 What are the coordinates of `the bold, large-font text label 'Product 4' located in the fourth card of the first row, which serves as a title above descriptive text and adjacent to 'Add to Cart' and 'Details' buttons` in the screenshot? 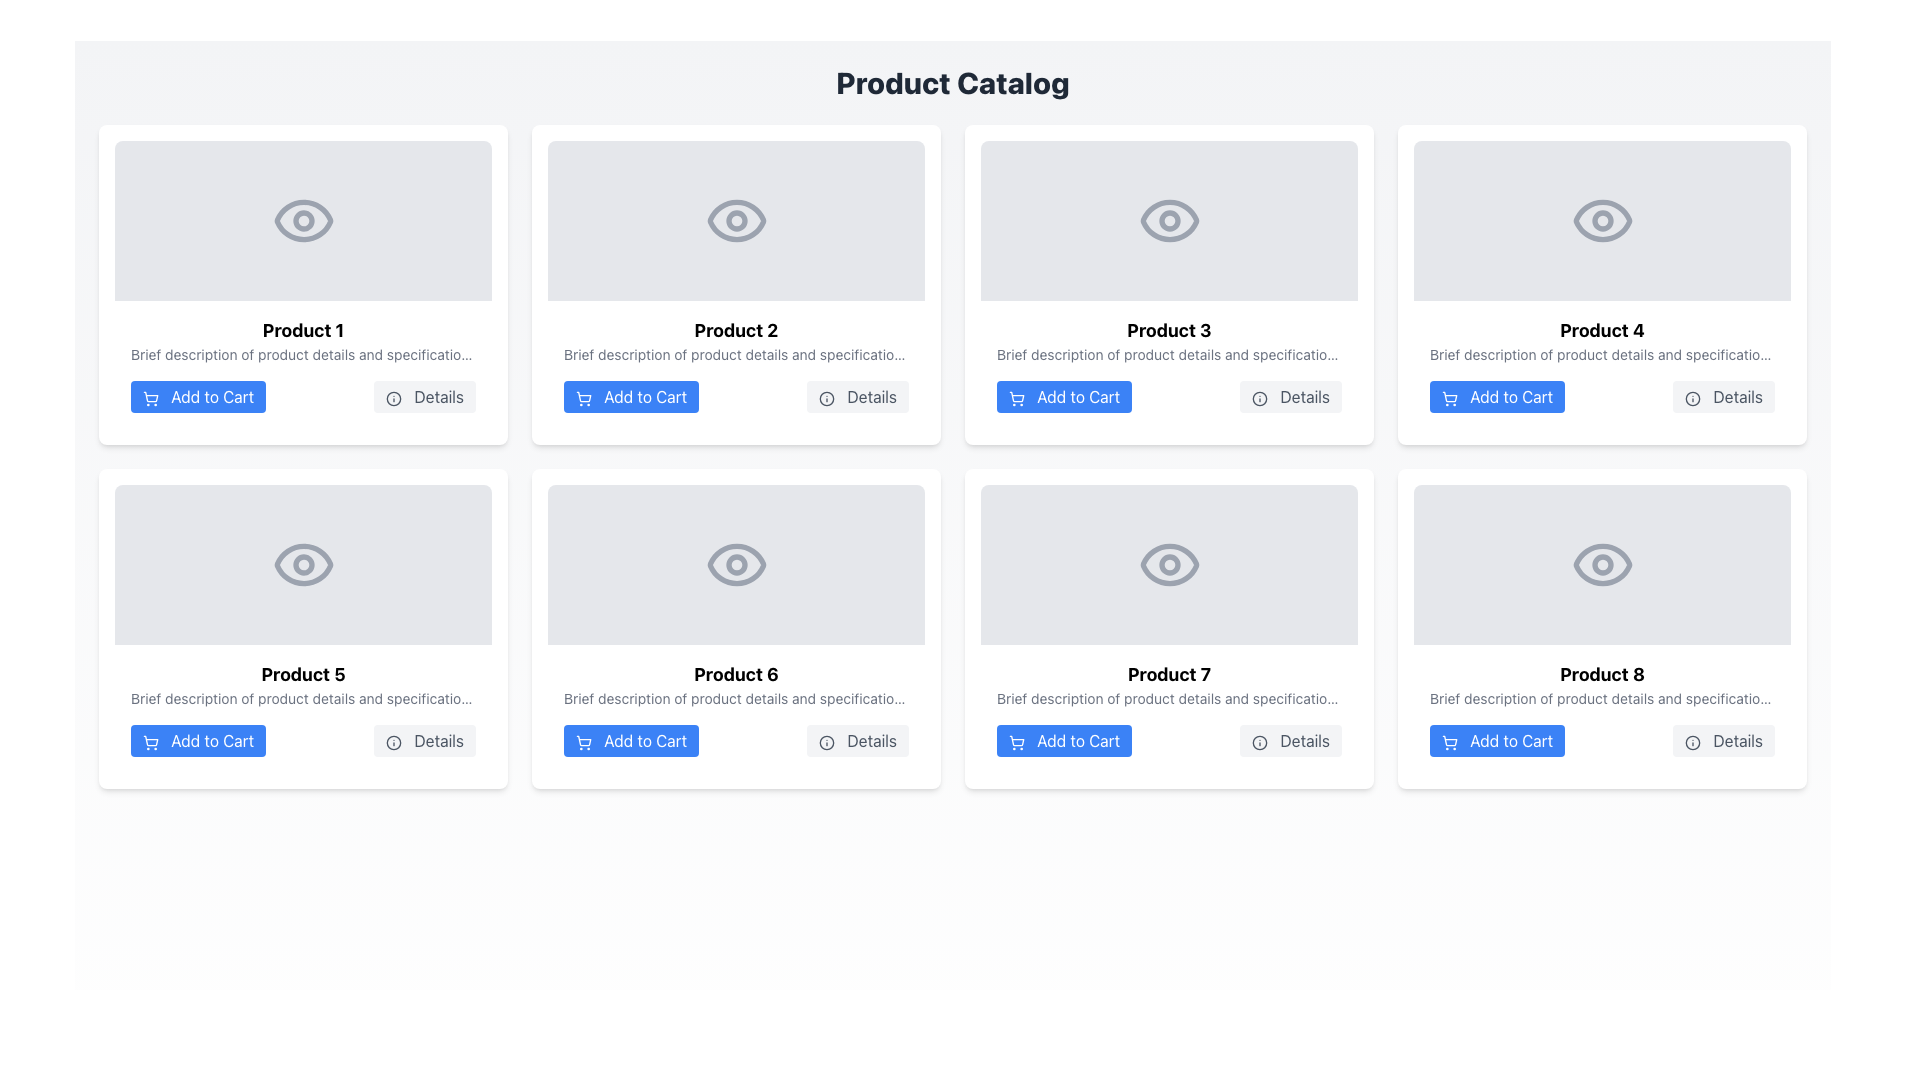 It's located at (1602, 330).